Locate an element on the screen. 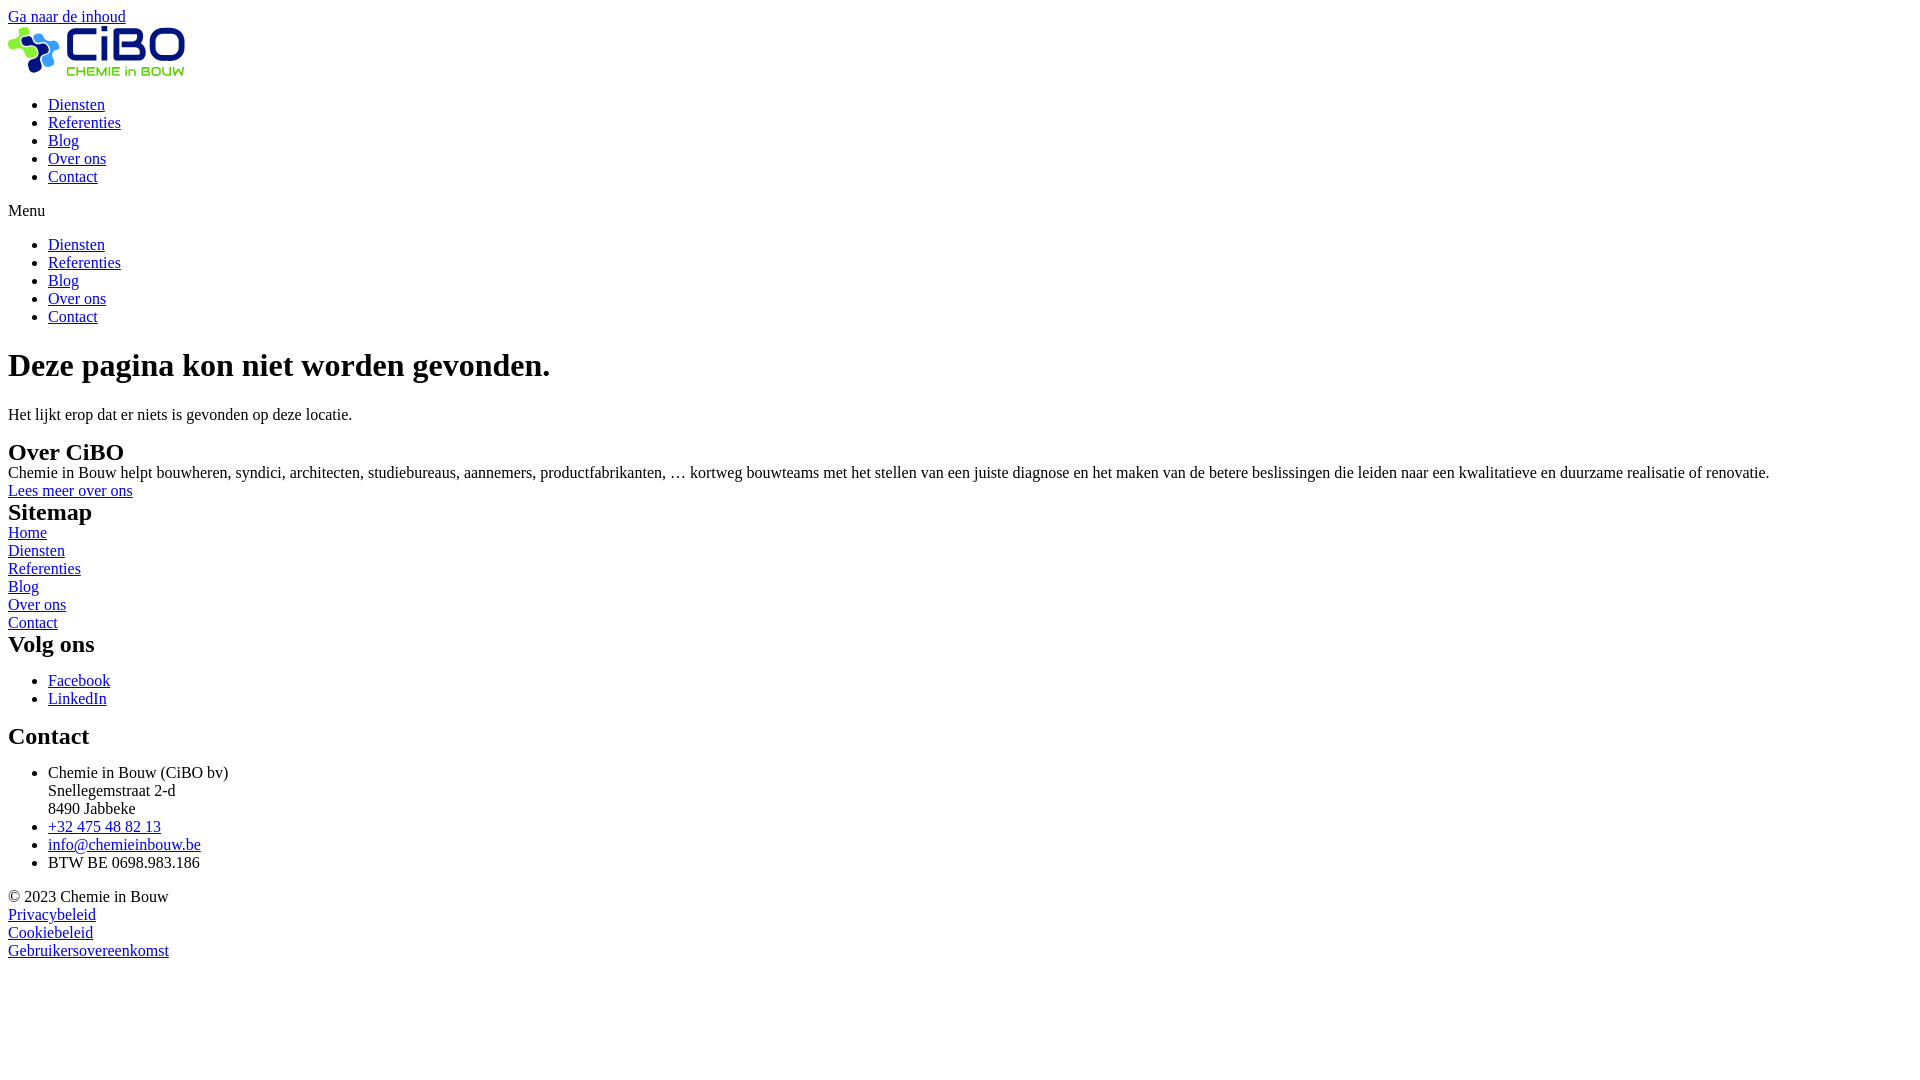  'info@chemieinbouw.be' is located at coordinates (123, 844).